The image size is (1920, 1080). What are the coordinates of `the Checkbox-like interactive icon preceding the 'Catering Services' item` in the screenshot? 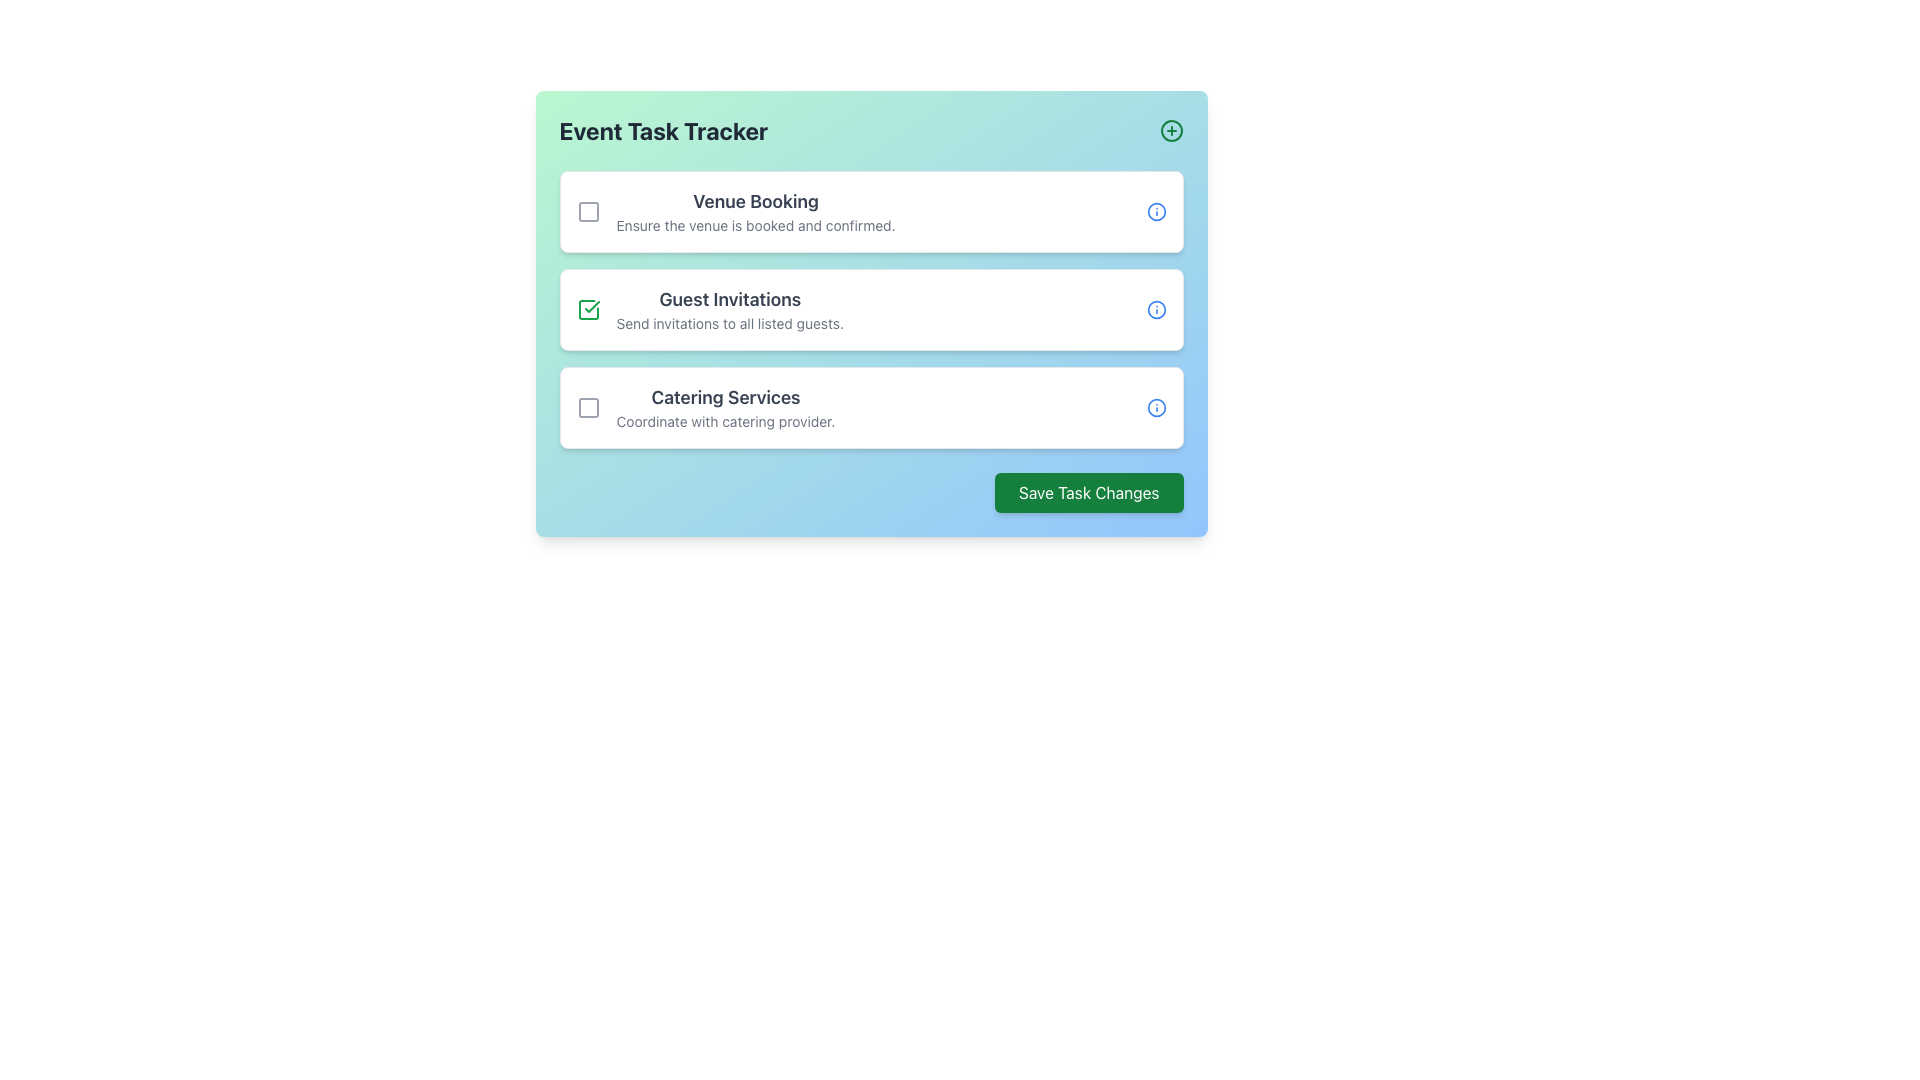 It's located at (587, 407).